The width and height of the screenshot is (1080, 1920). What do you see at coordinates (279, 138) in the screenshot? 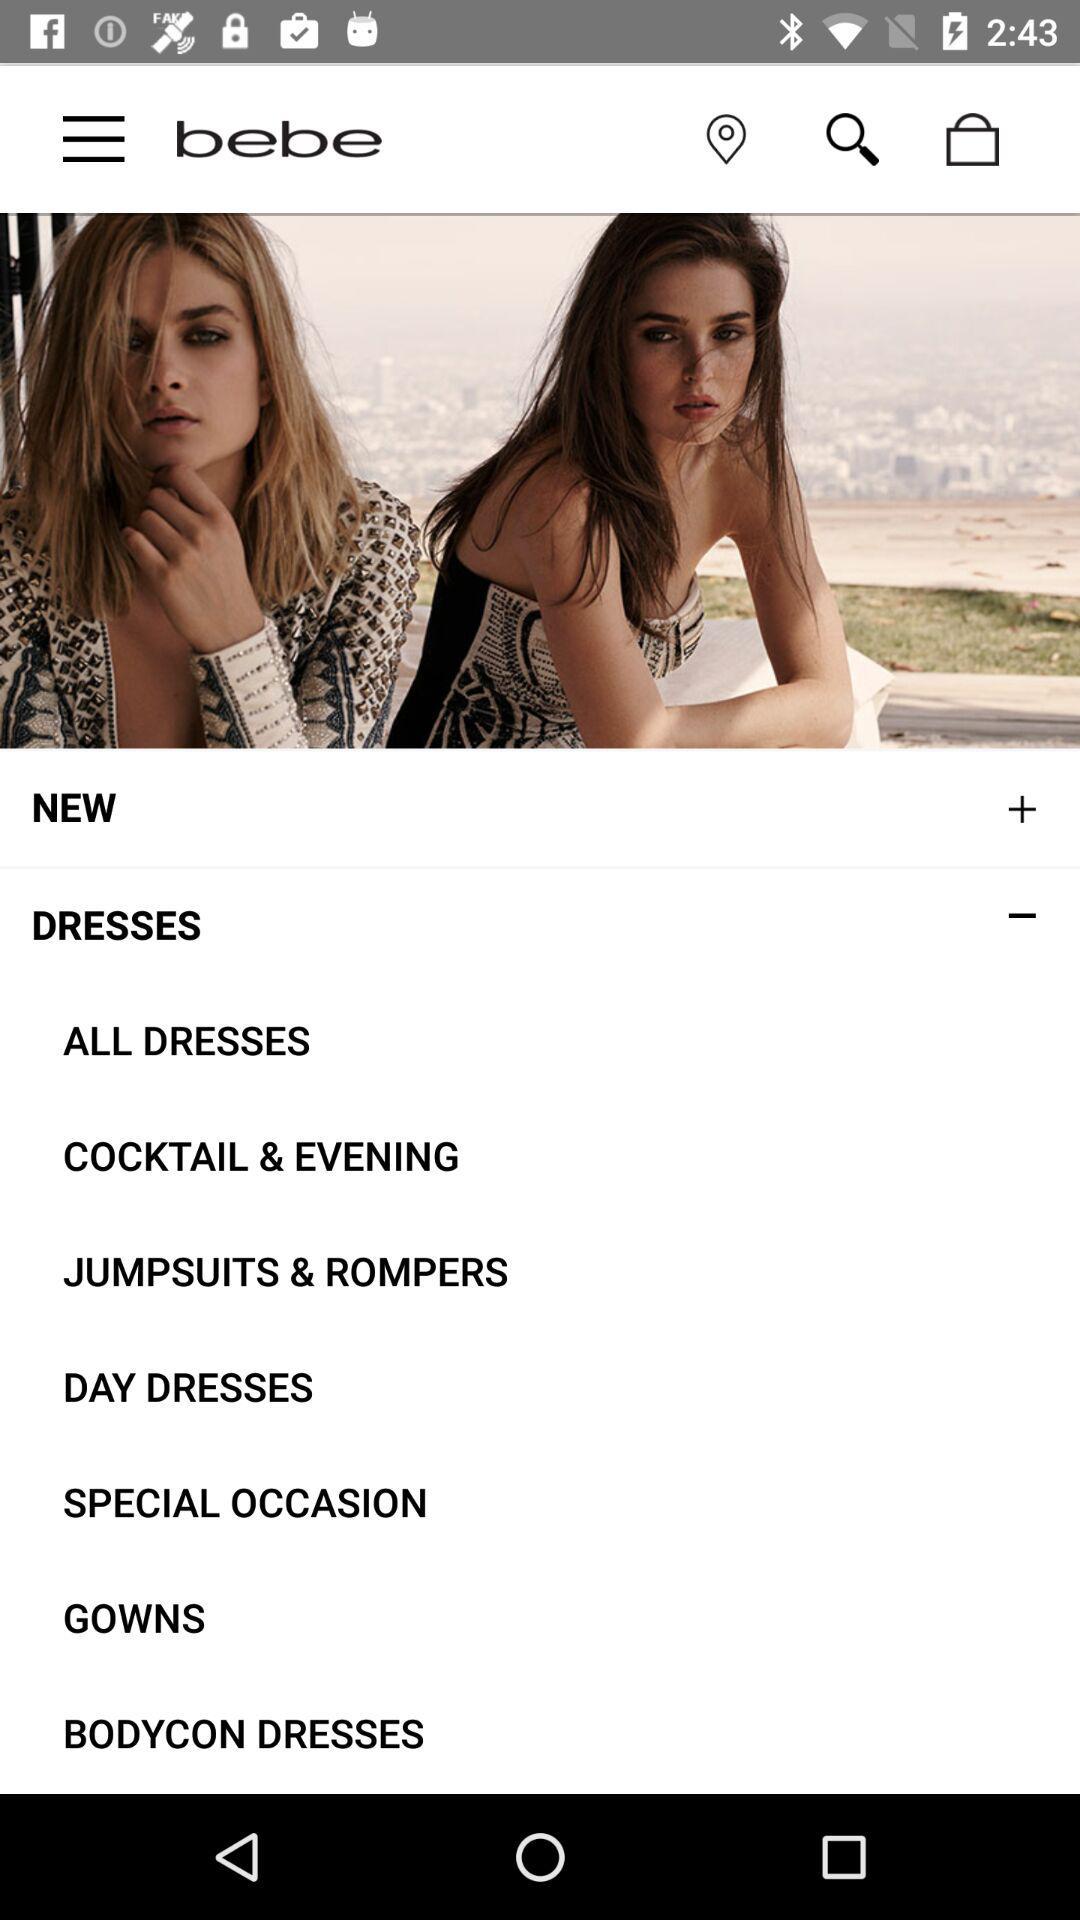
I see `main page` at bounding box center [279, 138].